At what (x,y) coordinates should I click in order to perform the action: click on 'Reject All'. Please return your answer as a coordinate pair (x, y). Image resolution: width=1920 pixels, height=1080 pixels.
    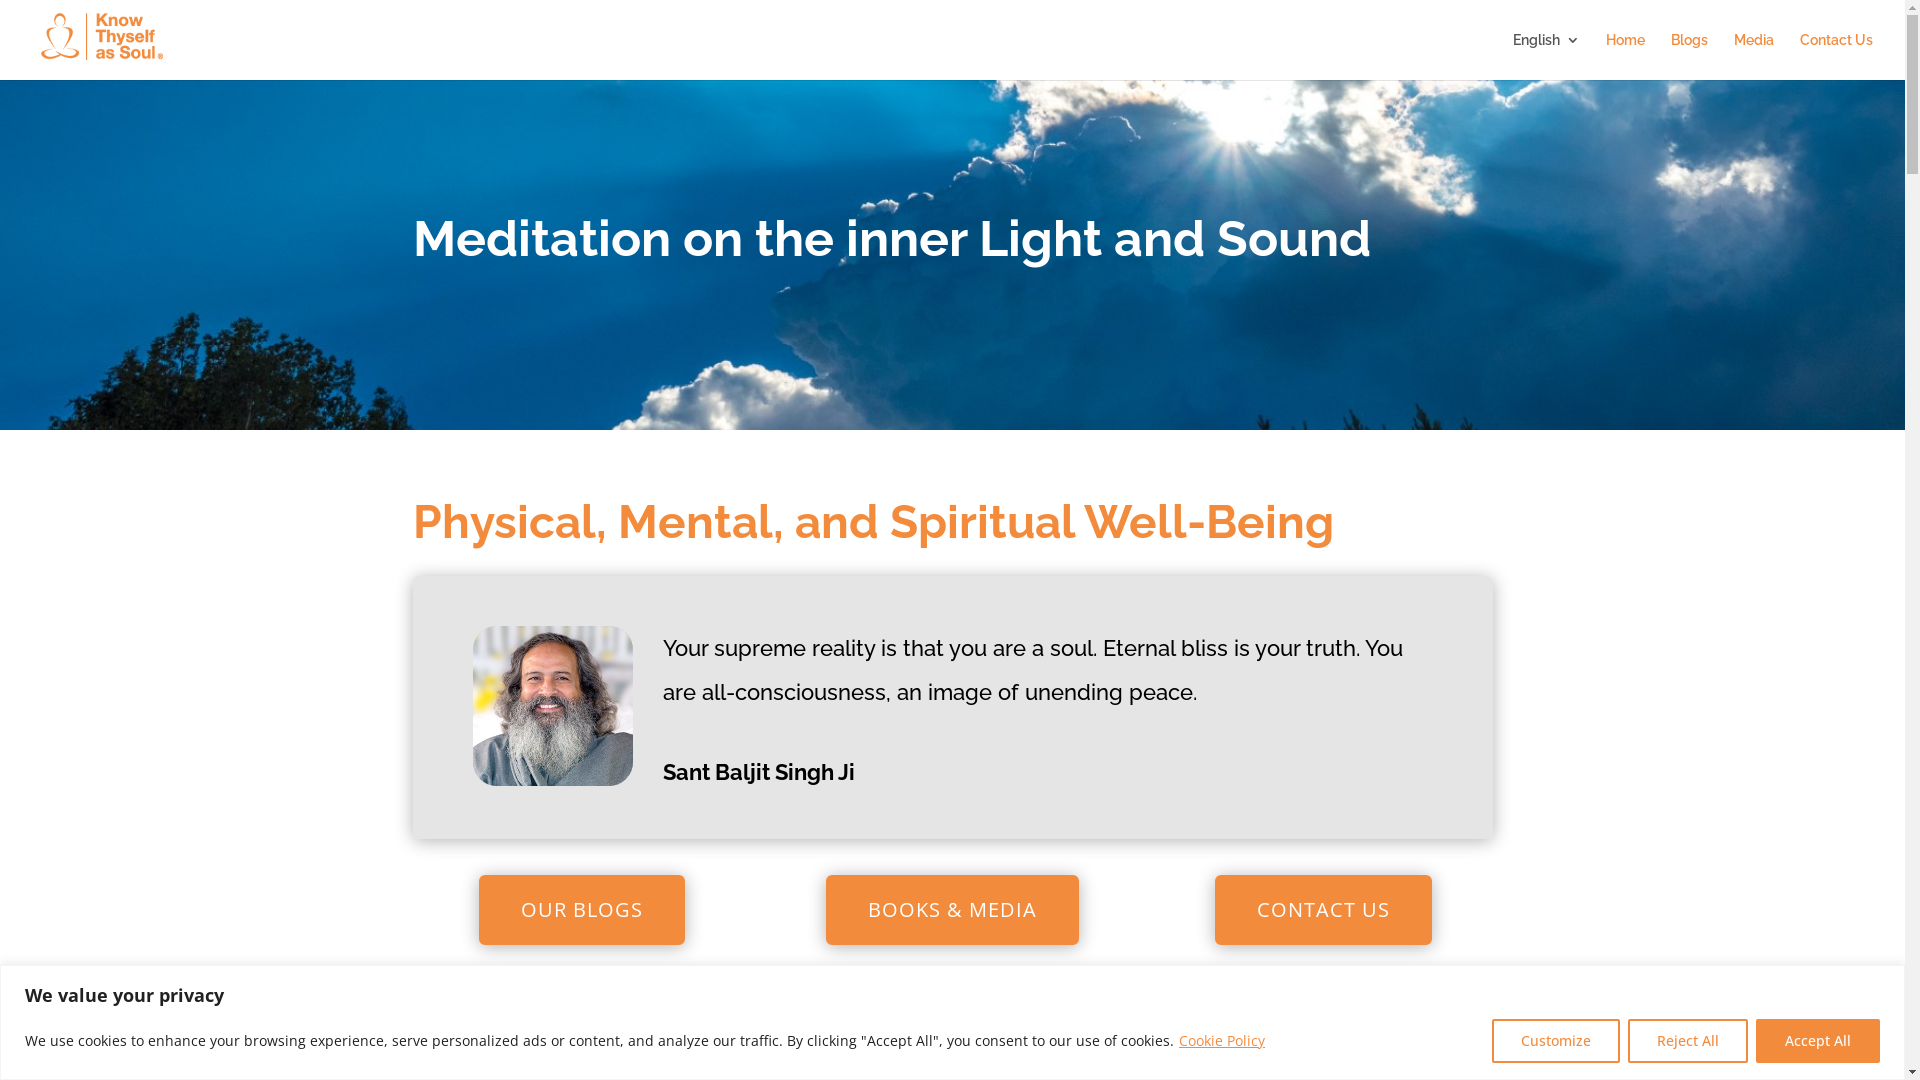
    Looking at the image, I should click on (1687, 1039).